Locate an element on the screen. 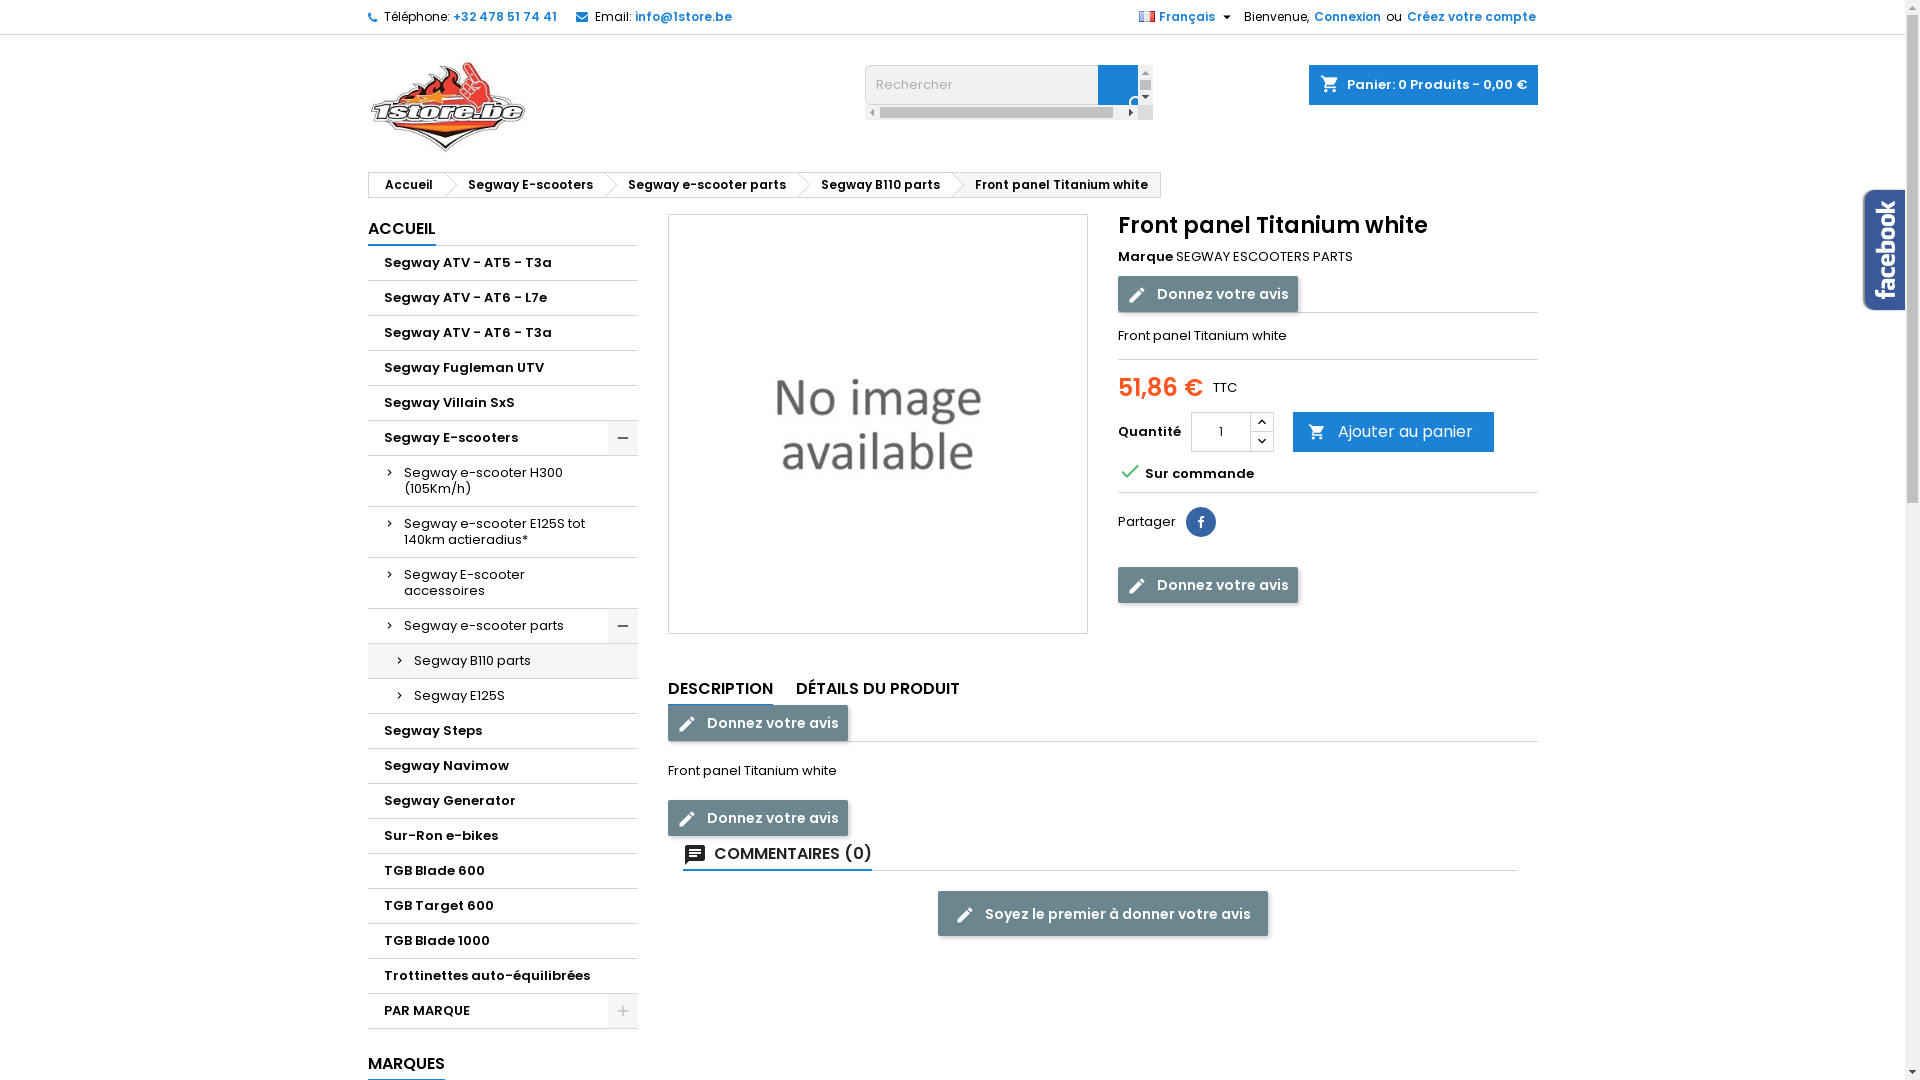 The width and height of the screenshot is (1920, 1080). 'Segway e-scooter parts' is located at coordinates (503, 625).